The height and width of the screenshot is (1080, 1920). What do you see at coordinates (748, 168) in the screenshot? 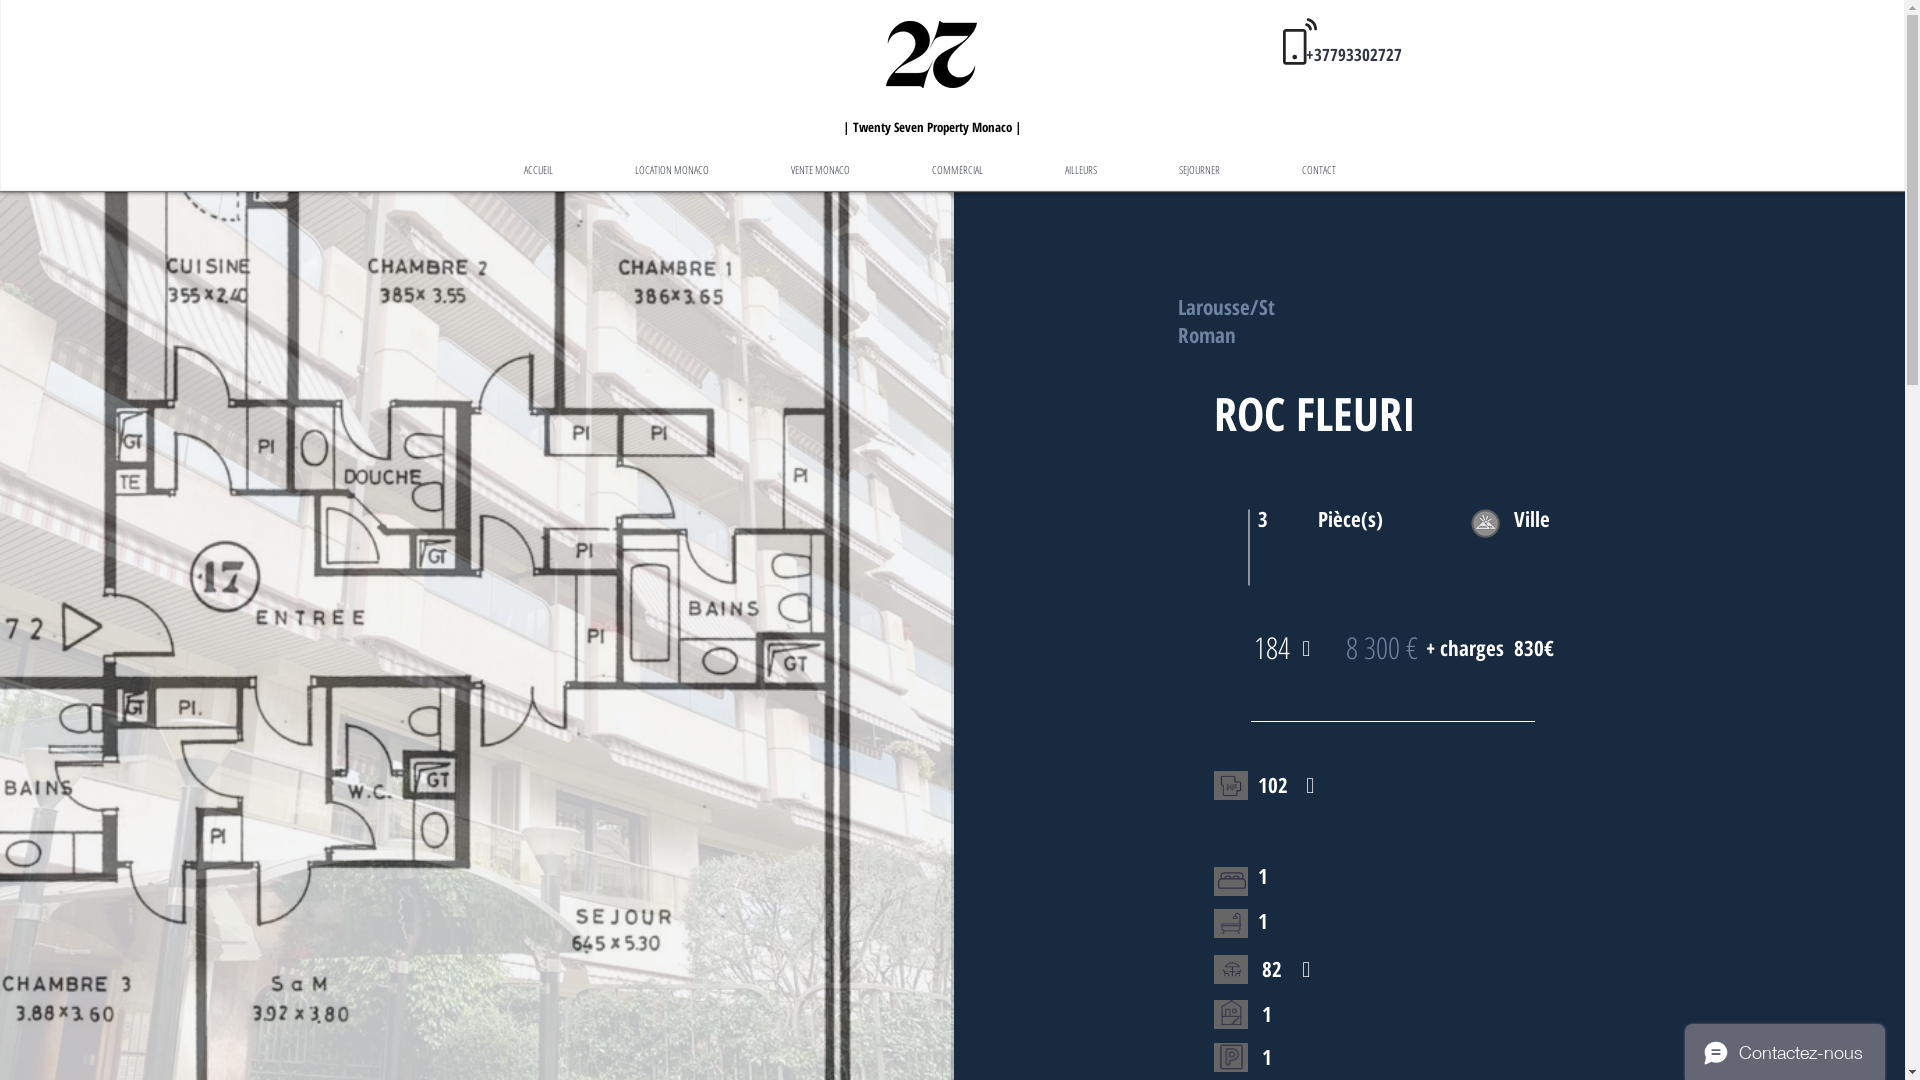
I see `'VENTE MONACO'` at bounding box center [748, 168].